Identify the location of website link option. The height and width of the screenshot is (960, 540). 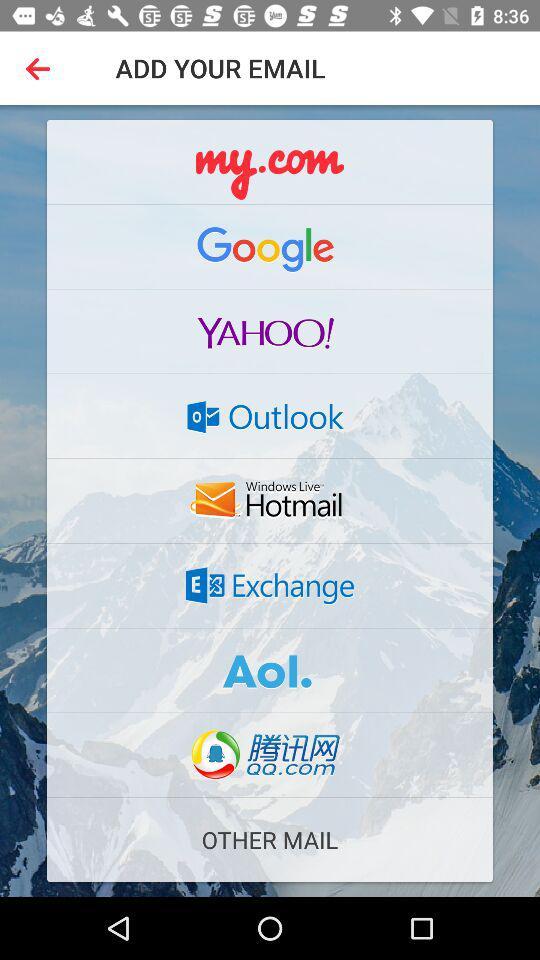
(270, 754).